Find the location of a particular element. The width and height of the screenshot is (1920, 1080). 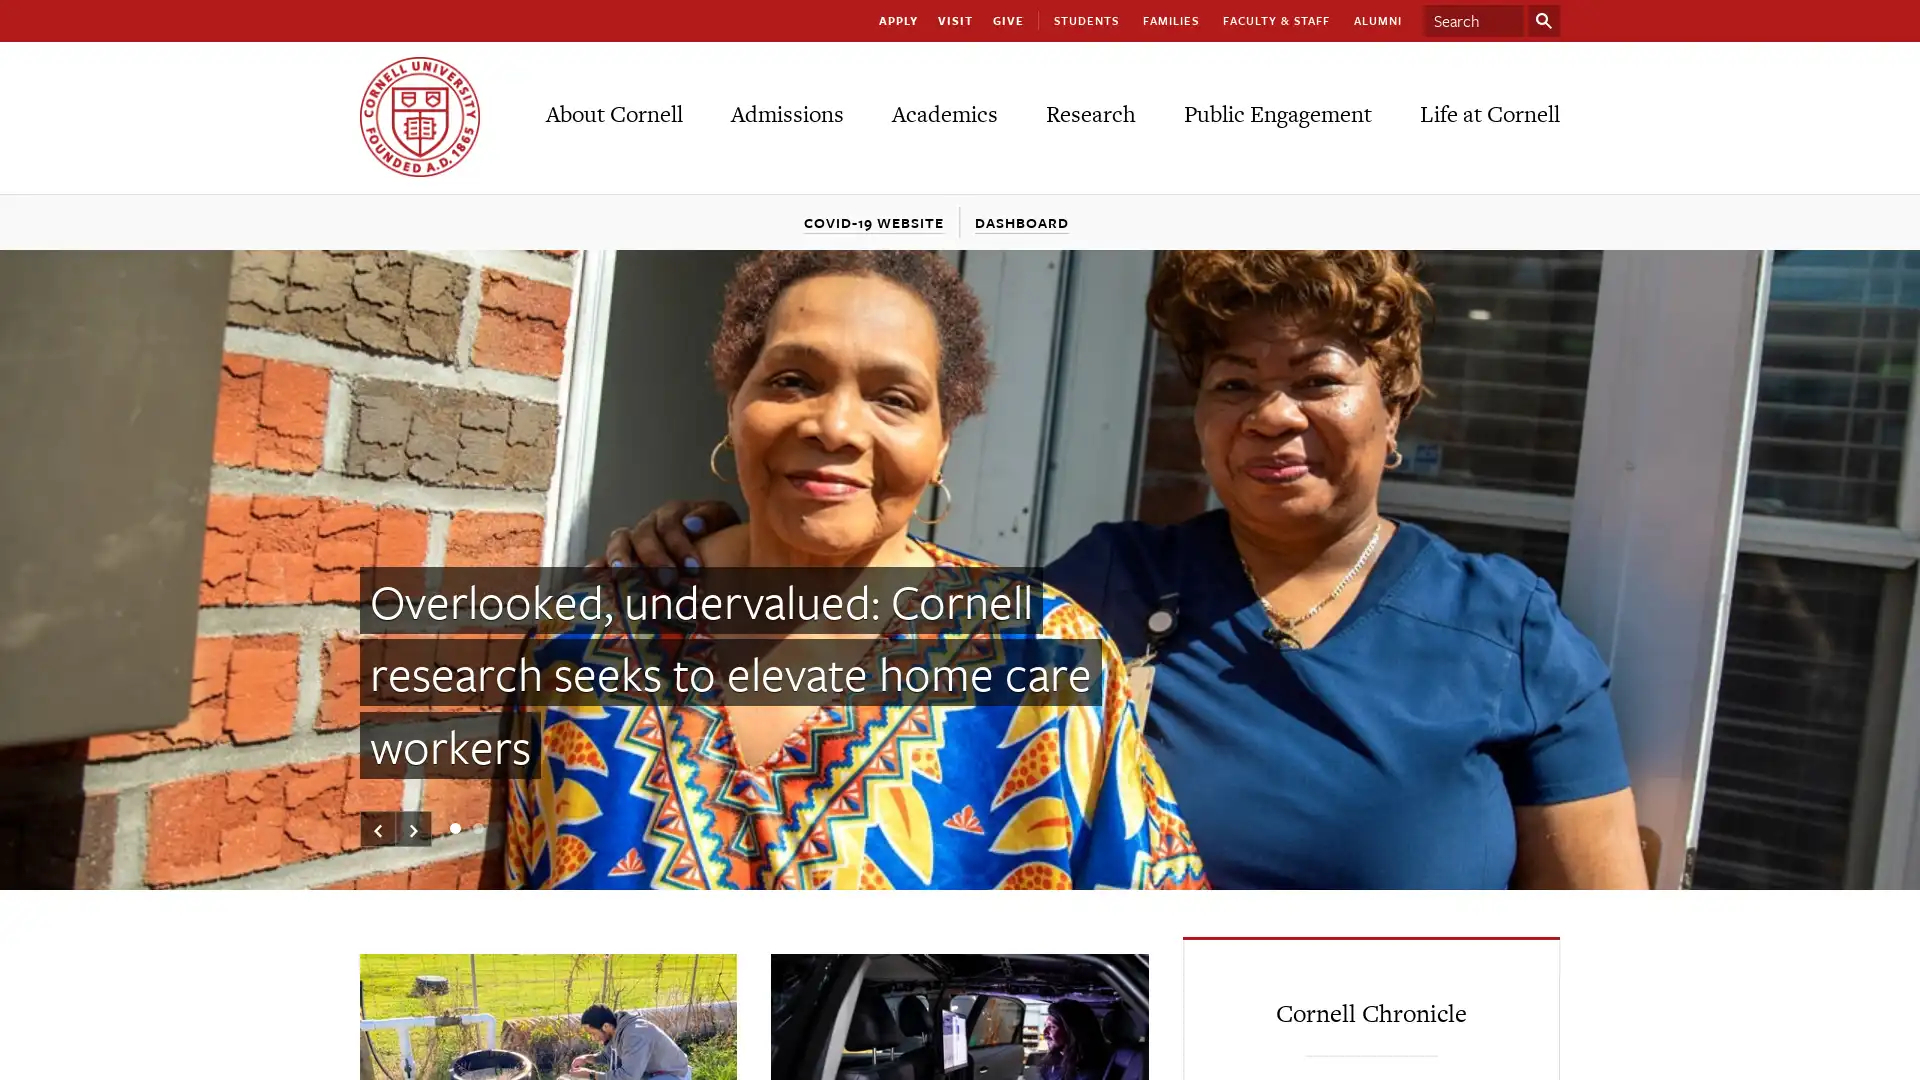

Search is located at coordinates (1543, 20).